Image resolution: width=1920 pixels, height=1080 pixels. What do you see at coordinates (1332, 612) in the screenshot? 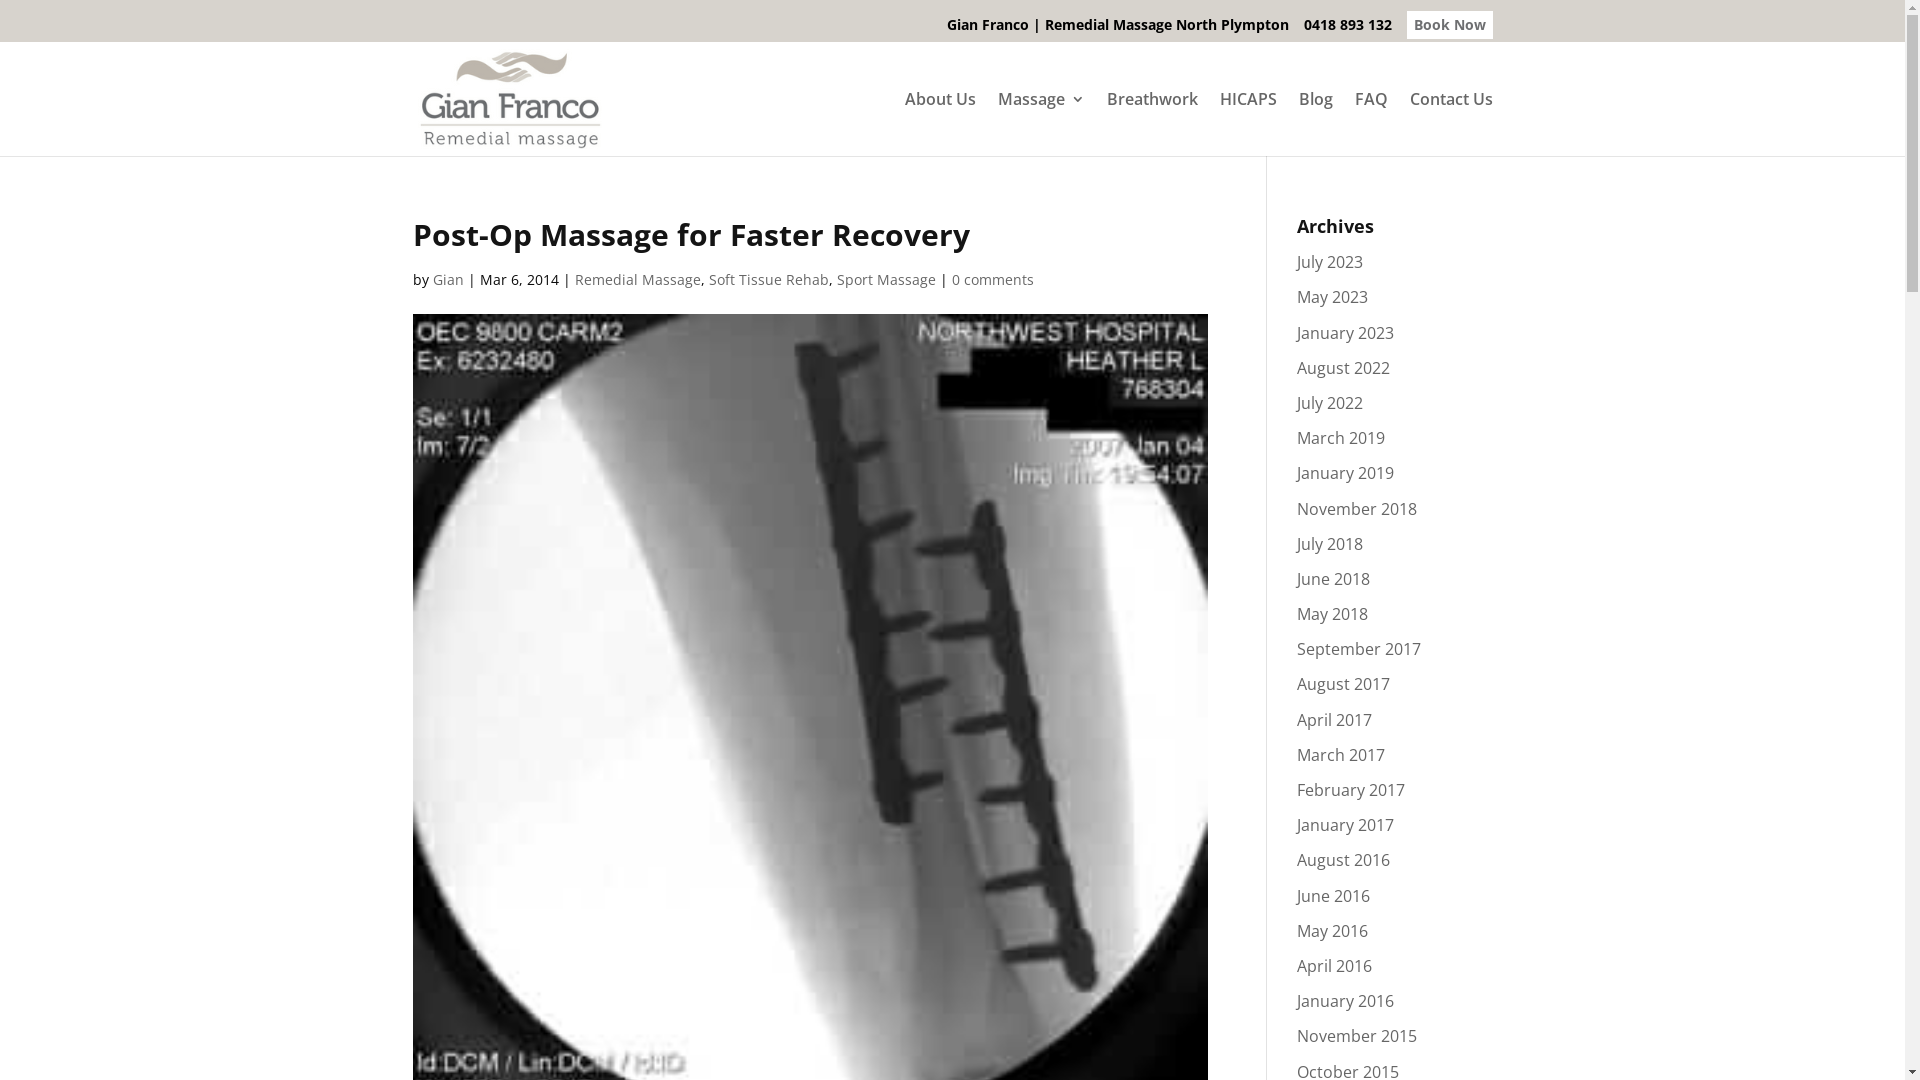
I see `'May 2018'` at bounding box center [1332, 612].